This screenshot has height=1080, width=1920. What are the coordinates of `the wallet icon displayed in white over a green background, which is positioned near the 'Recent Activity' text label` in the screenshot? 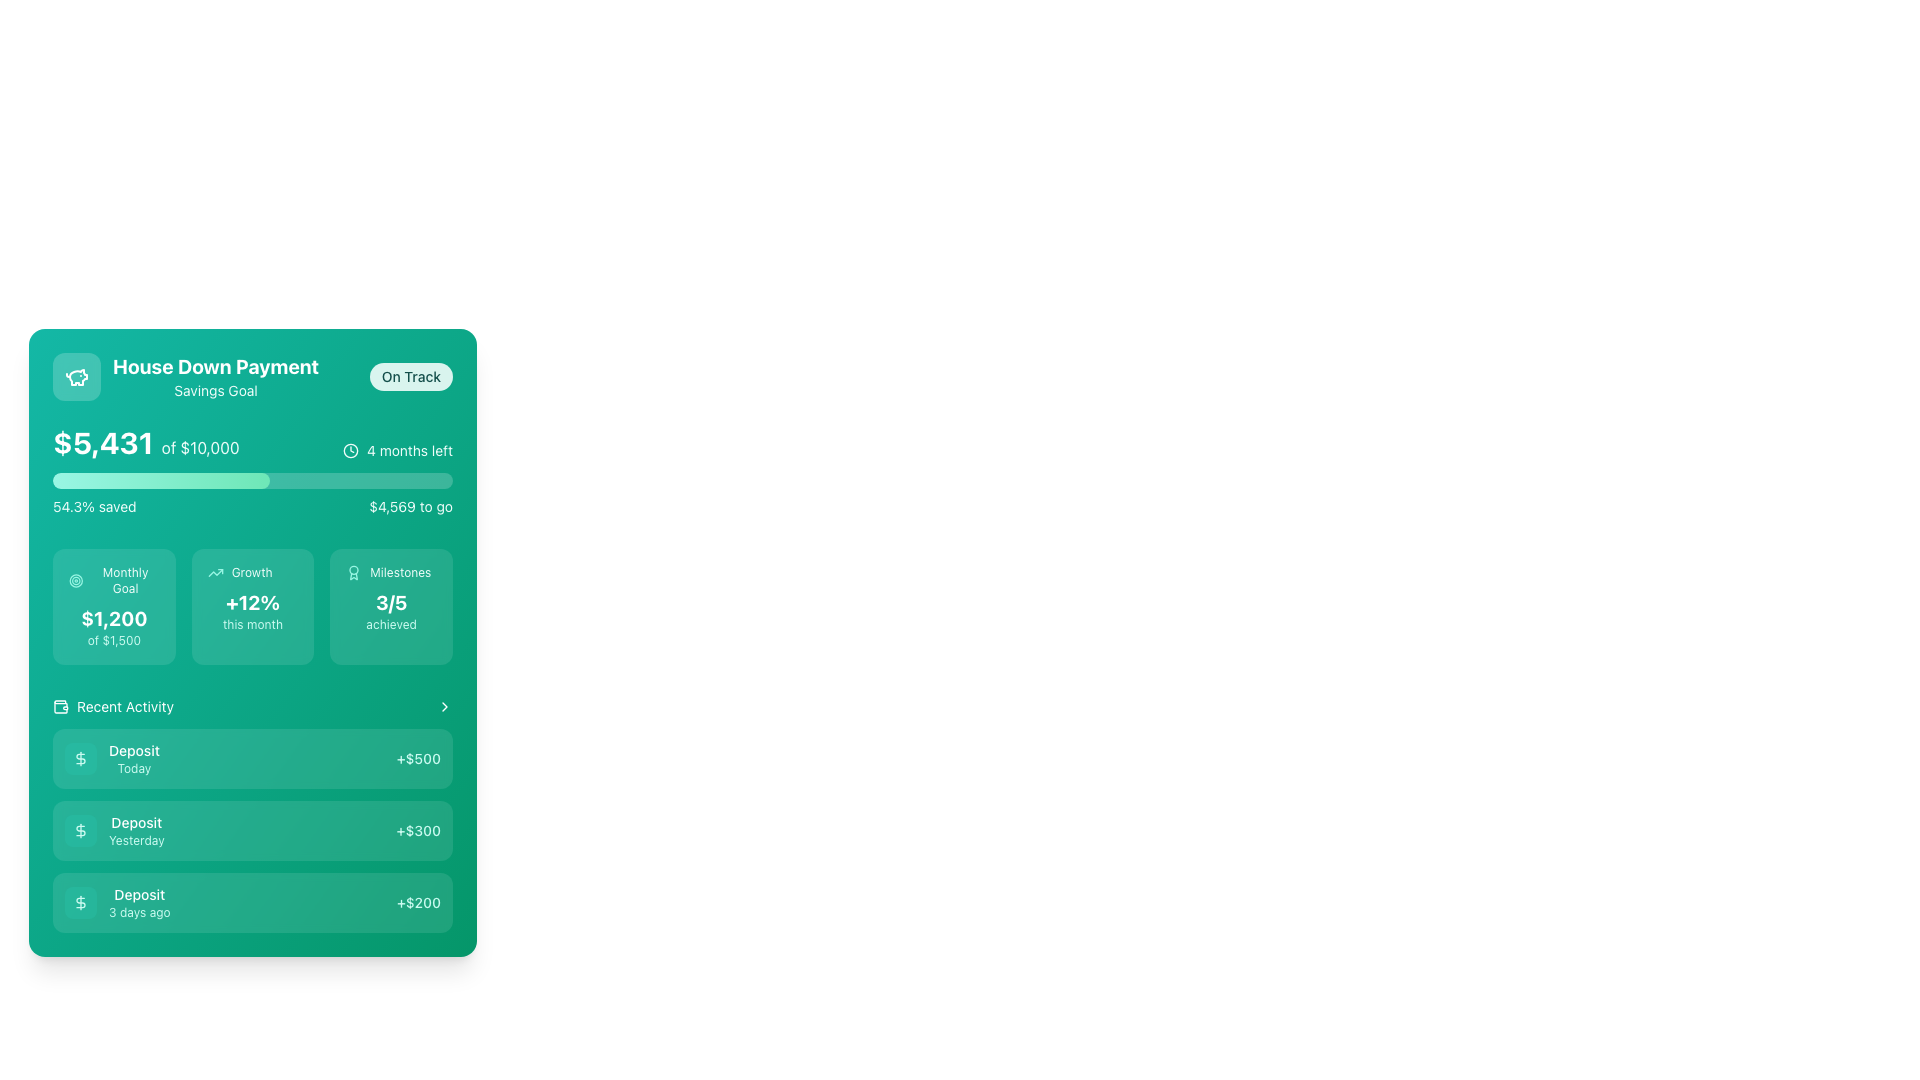 It's located at (61, 705).